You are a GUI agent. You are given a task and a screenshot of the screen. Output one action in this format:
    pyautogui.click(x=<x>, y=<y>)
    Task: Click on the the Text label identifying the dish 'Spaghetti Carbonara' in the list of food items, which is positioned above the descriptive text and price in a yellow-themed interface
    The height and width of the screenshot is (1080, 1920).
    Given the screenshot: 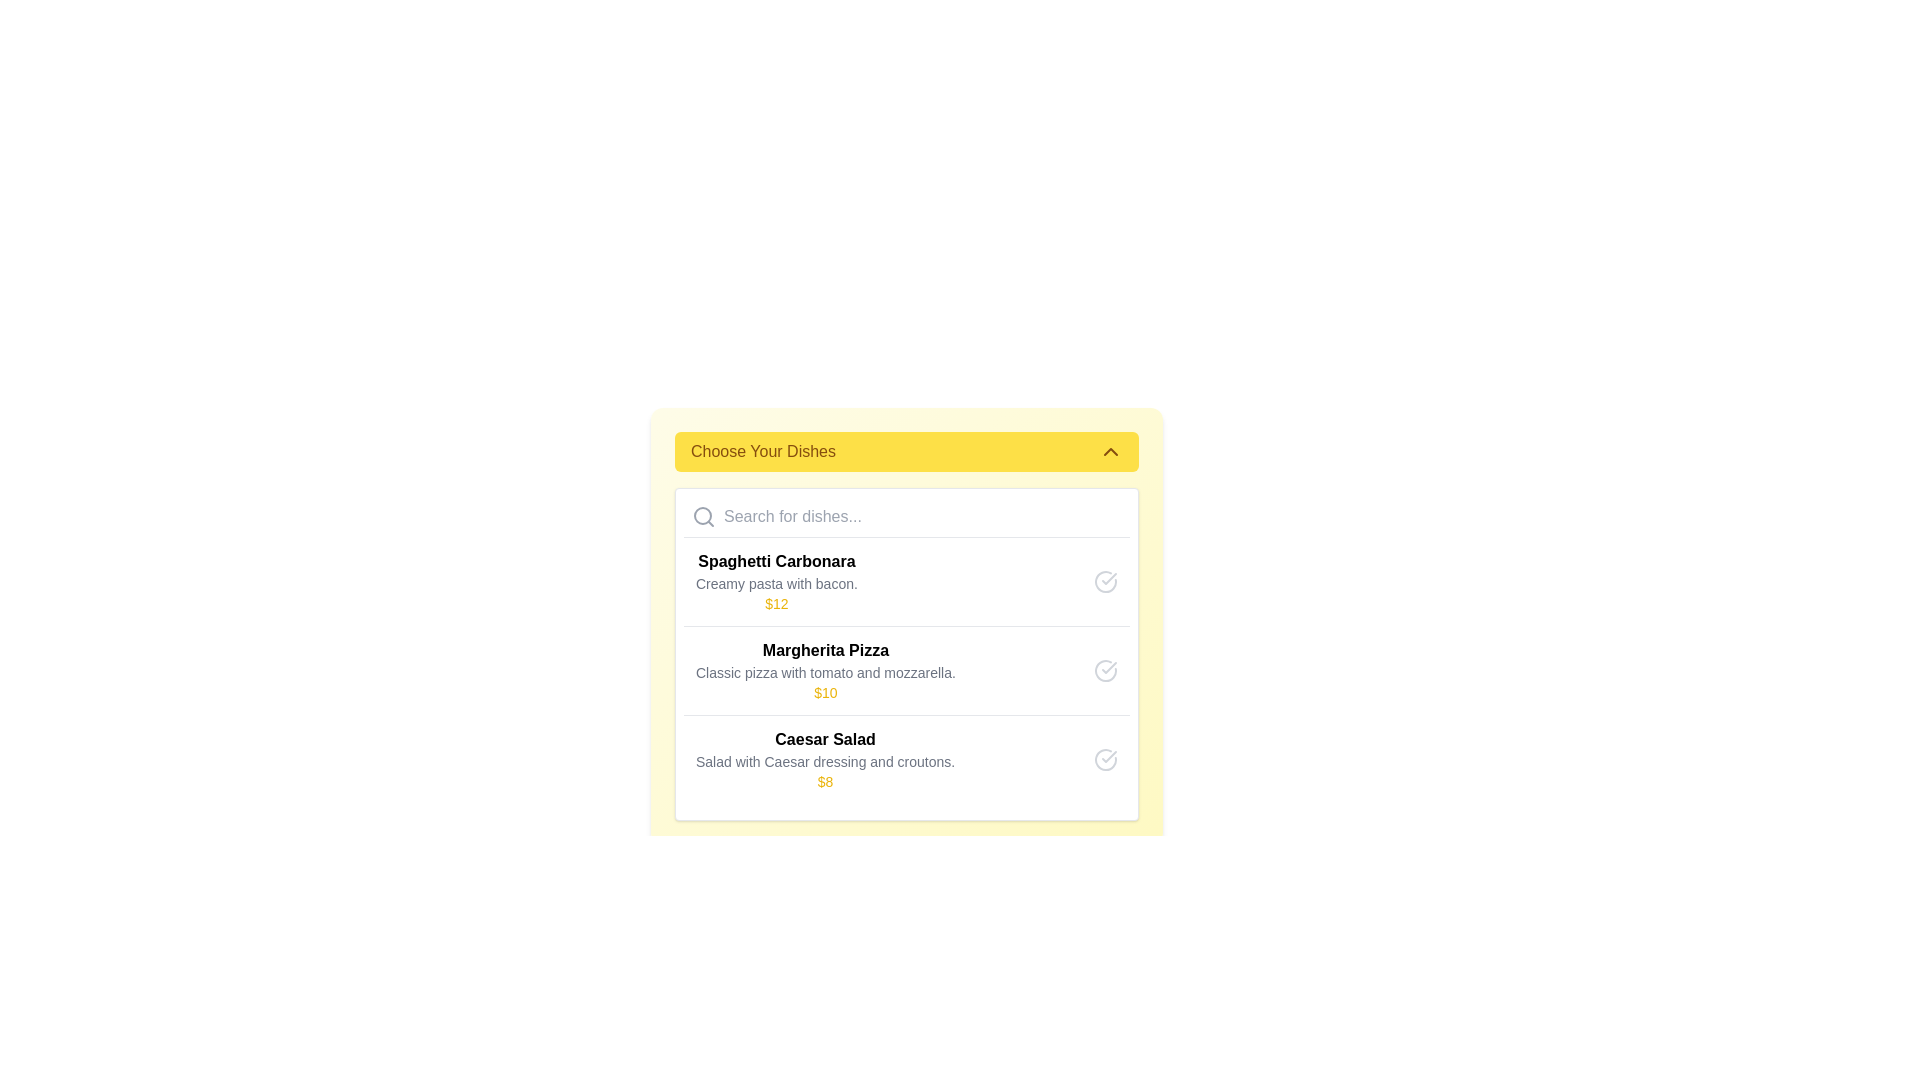 What is the action you would take?
    pyautogui.click(x=776, y=562)
    